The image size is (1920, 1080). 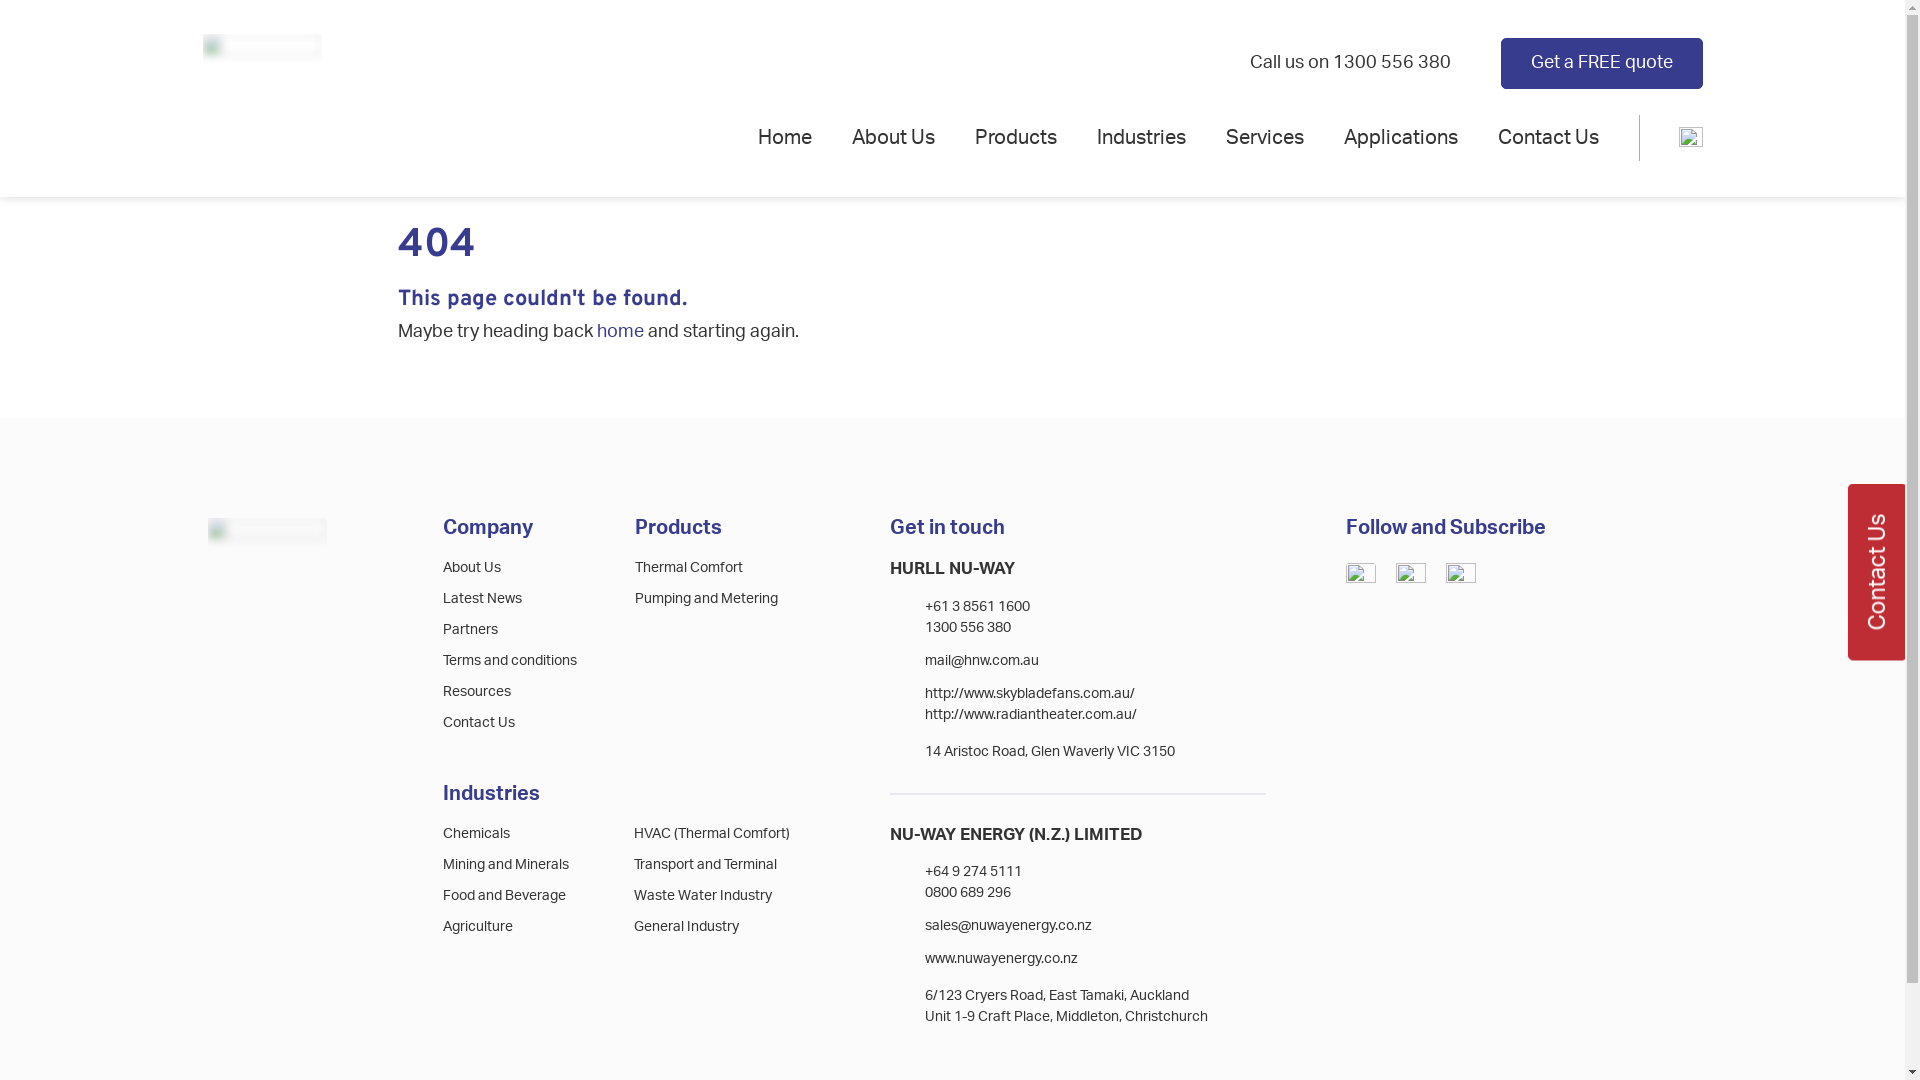 What do you see at coordinates (1601, 61) in the screenshot?
I see `'Get a FREE quote'` at bounding box center [1601, 61].